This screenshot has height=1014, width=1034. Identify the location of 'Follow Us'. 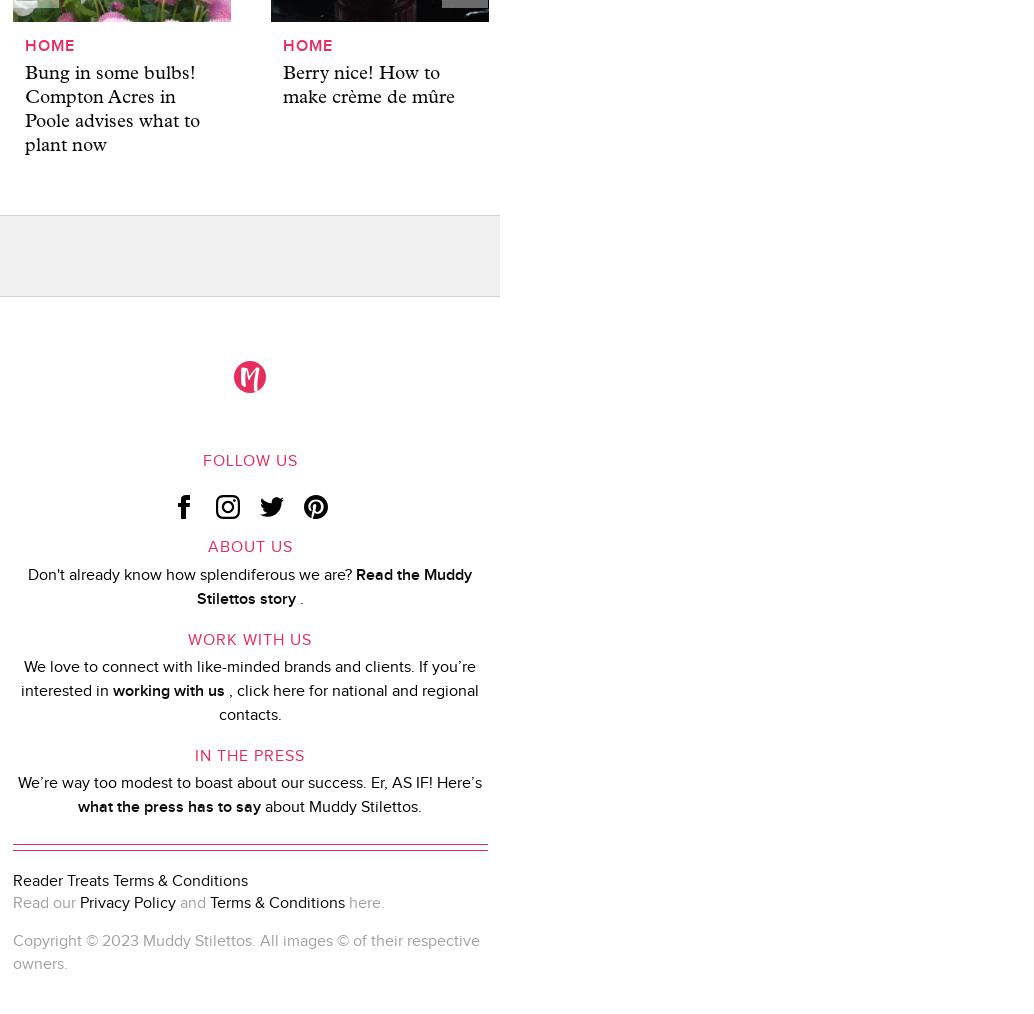
(249, 460).